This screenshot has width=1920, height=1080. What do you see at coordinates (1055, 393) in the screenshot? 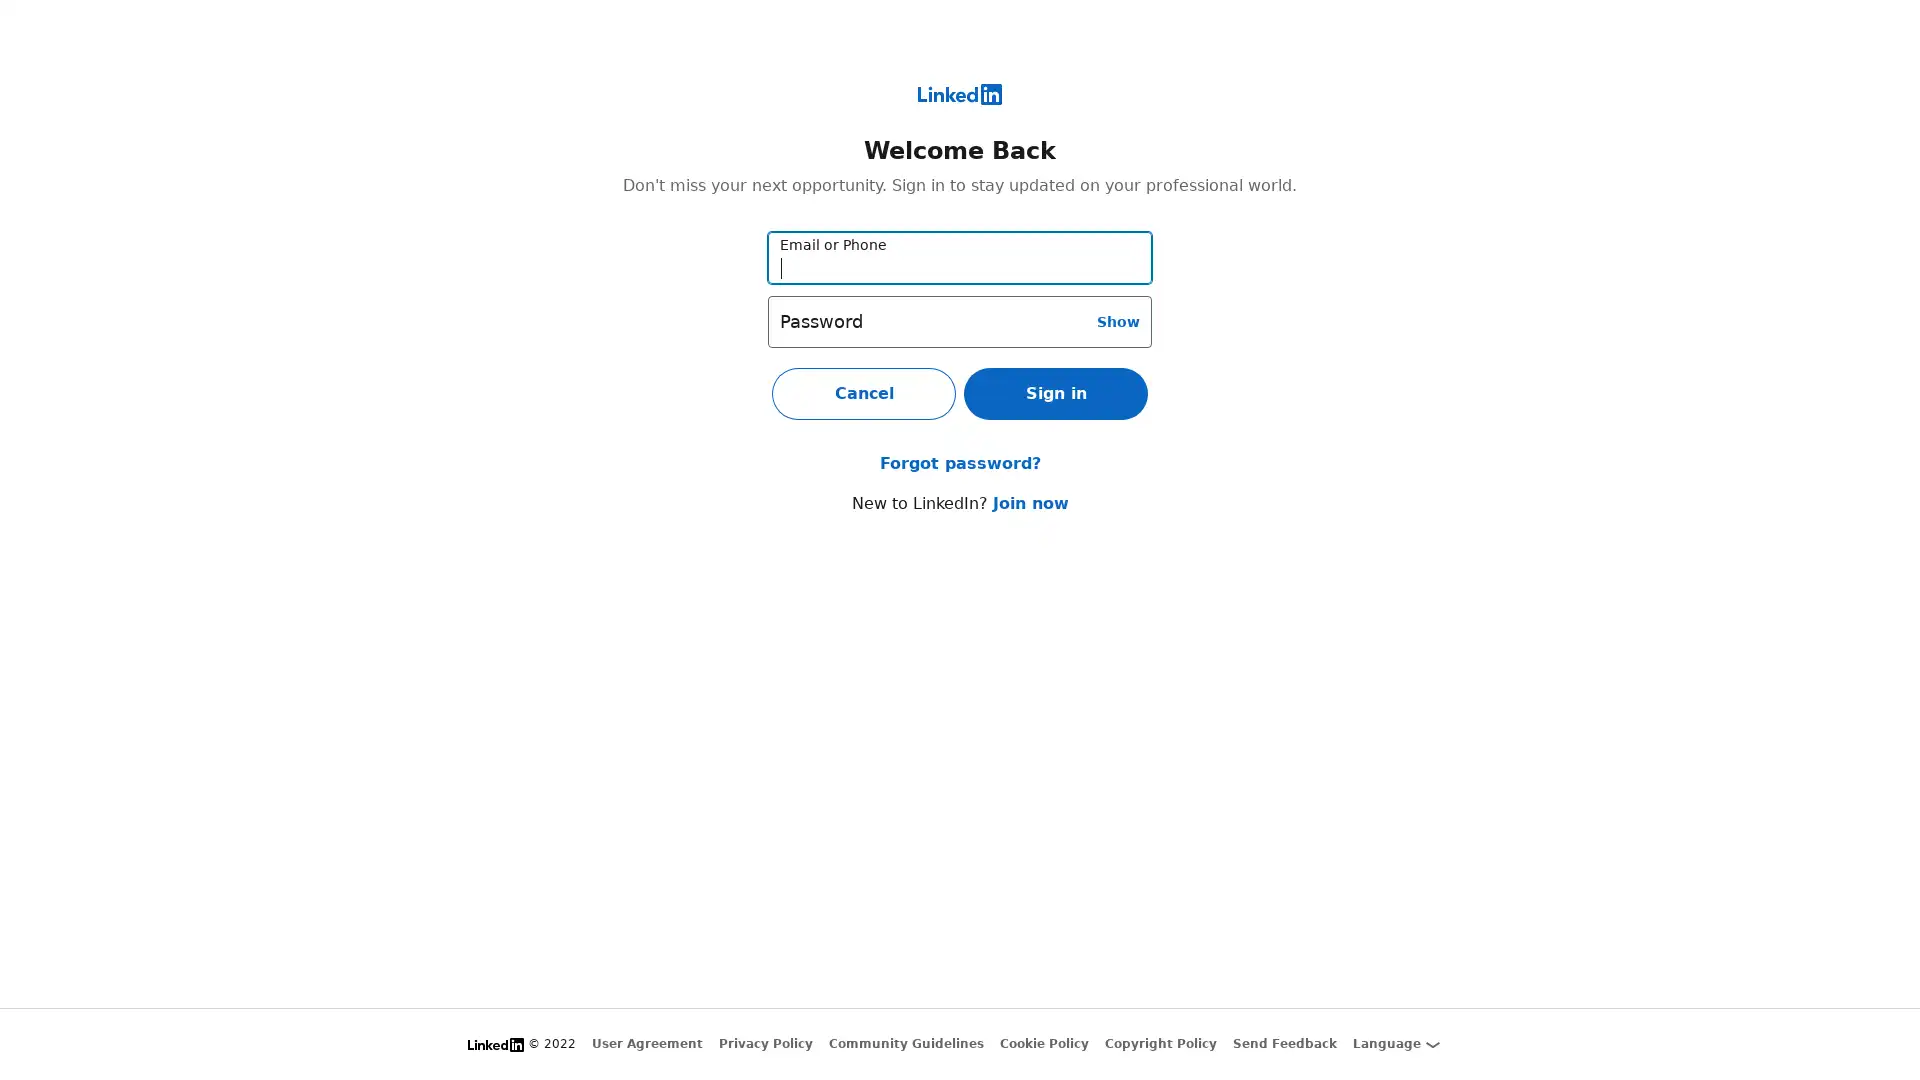
I see `Sign in` at bounding box center [1055, 393].